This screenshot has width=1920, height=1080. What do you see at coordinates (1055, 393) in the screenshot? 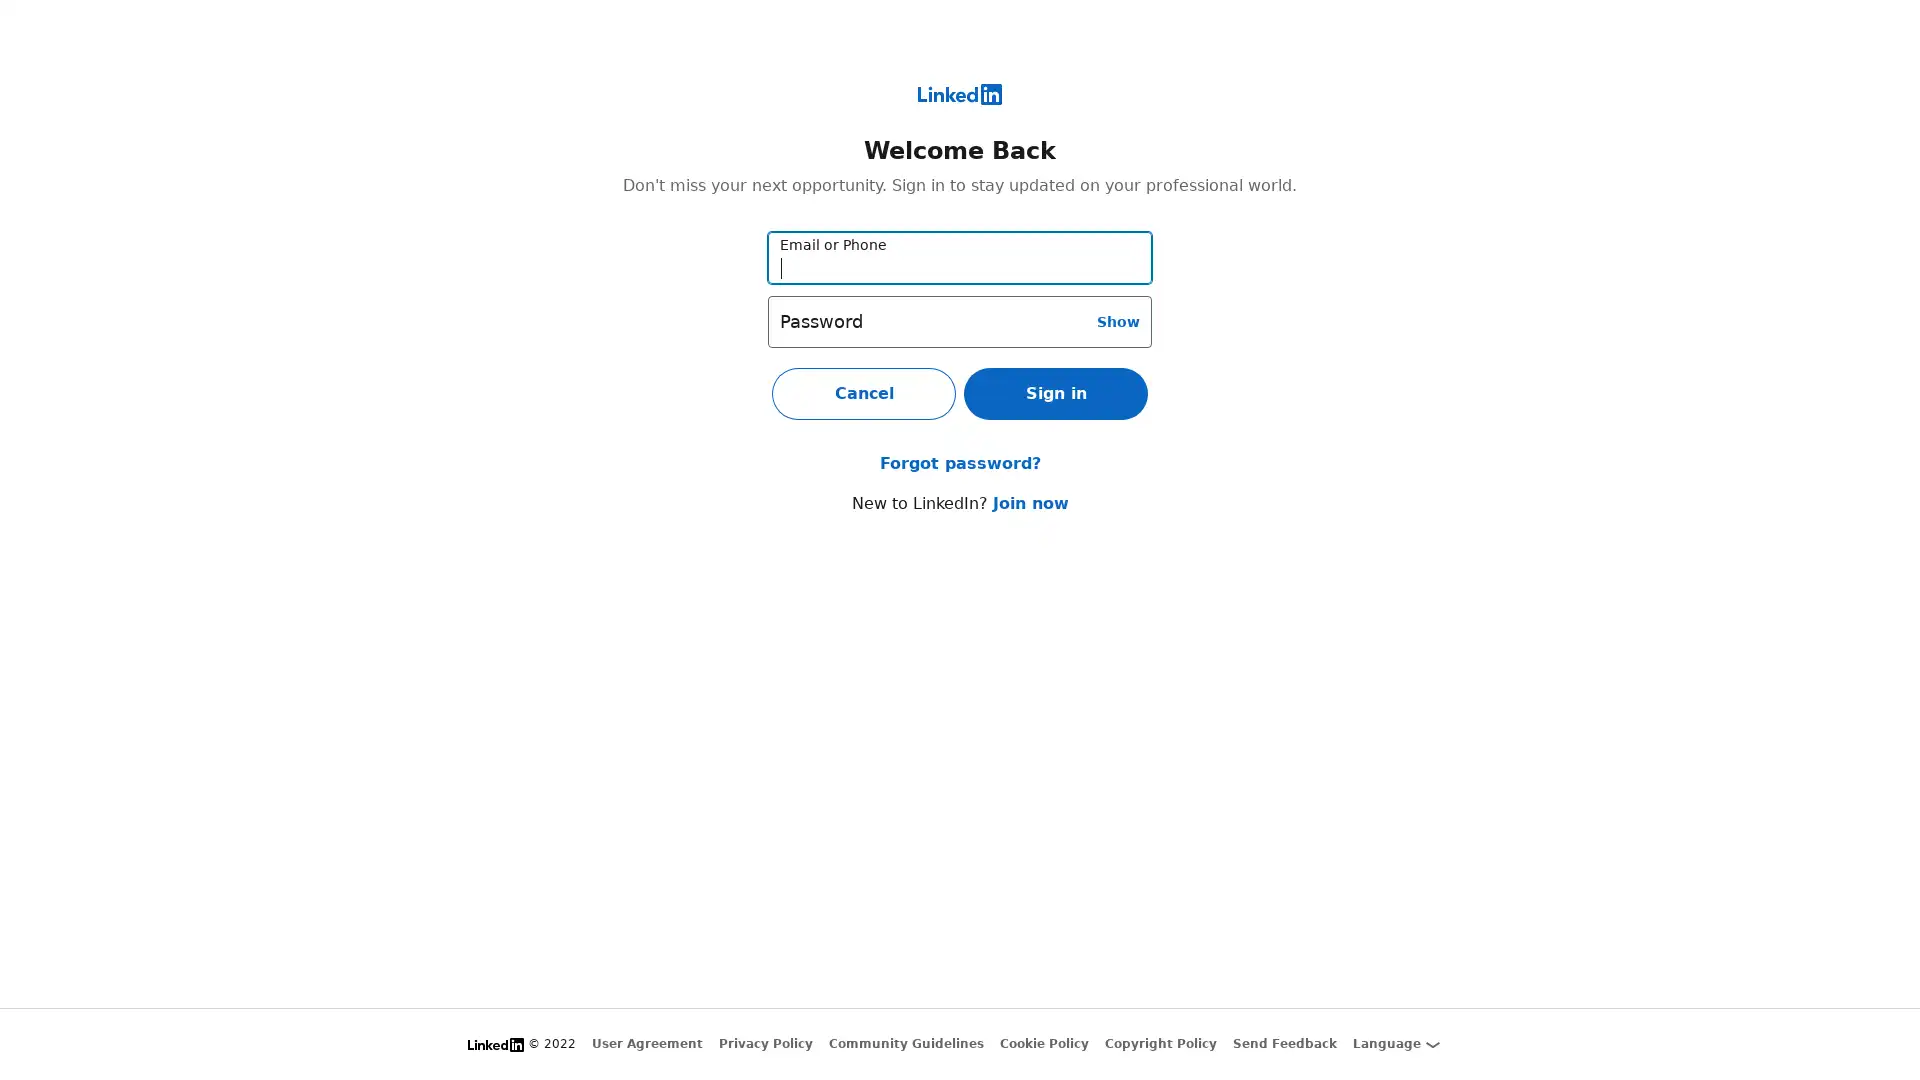
I see `Sign in` at bounding box center [1055, 393].